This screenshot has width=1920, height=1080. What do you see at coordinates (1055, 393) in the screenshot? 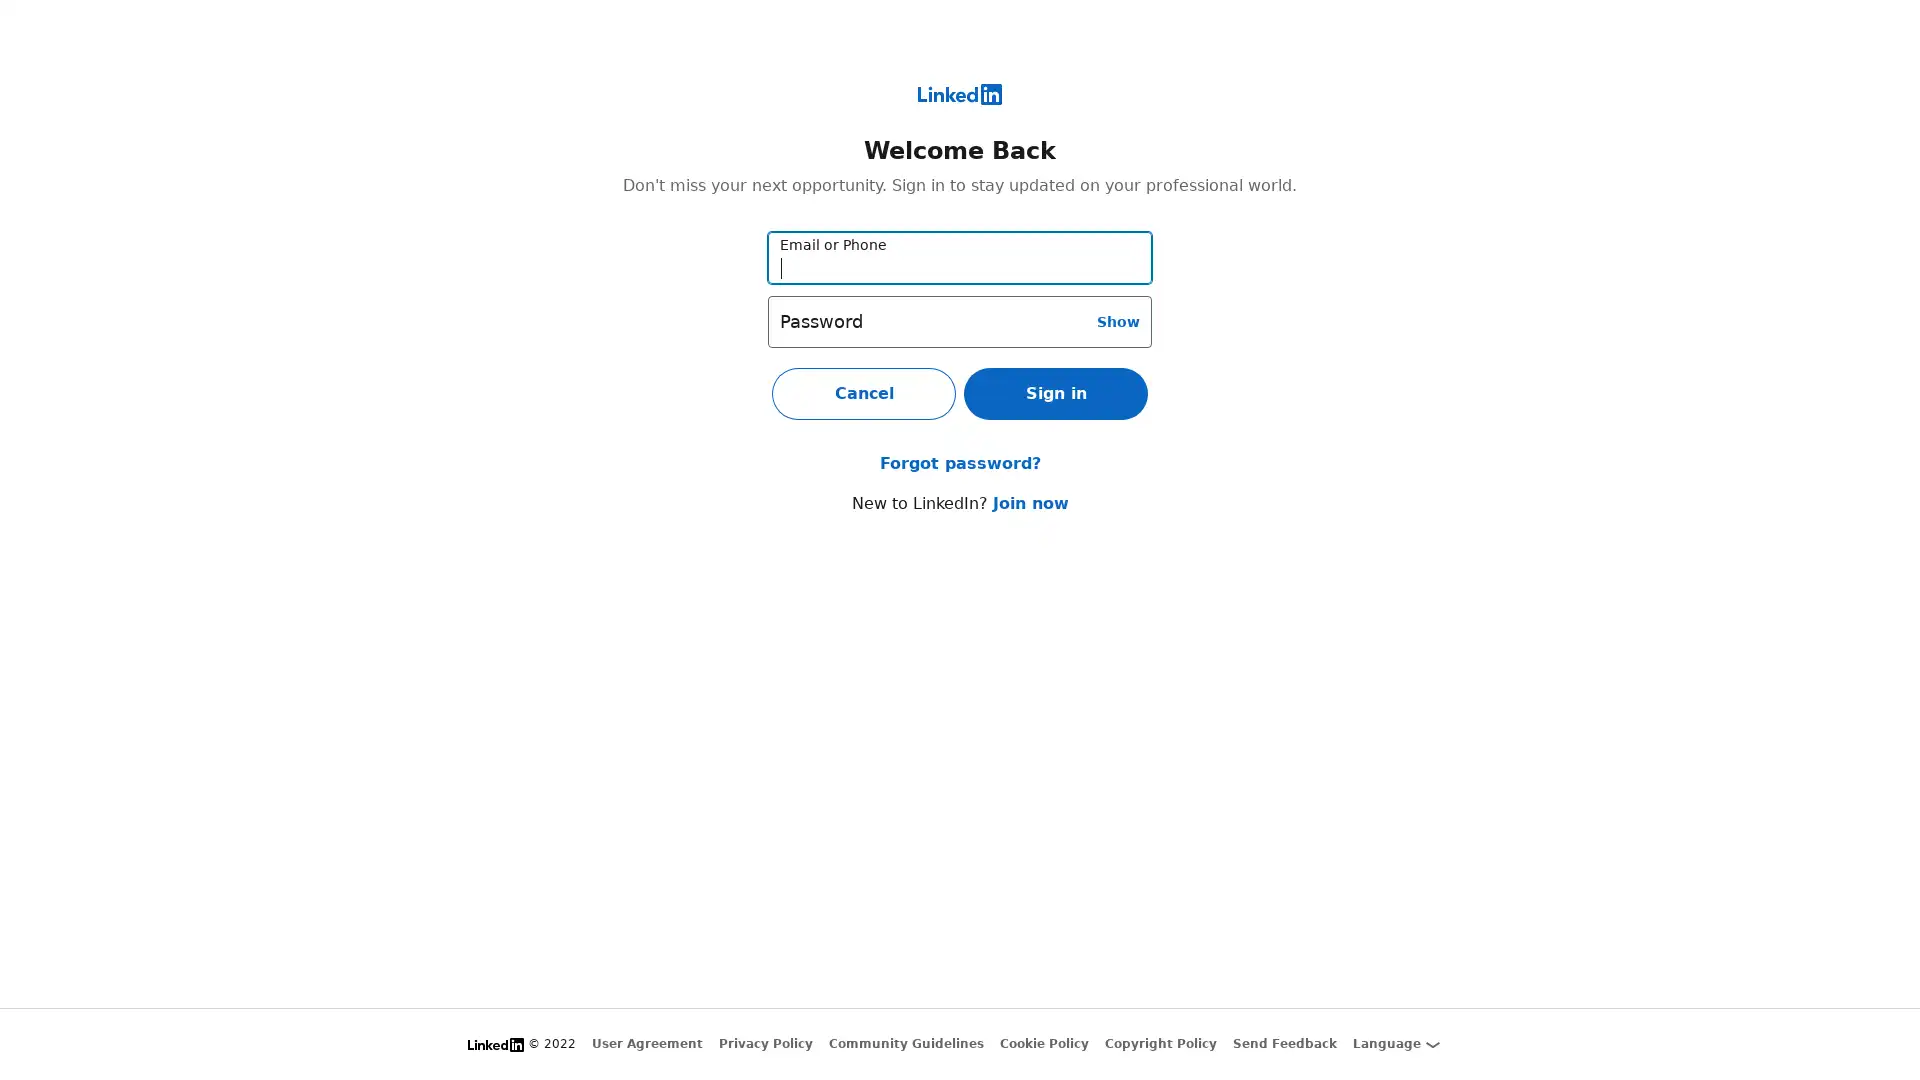
I see `Sign in` at bounding box center [1055, 393].